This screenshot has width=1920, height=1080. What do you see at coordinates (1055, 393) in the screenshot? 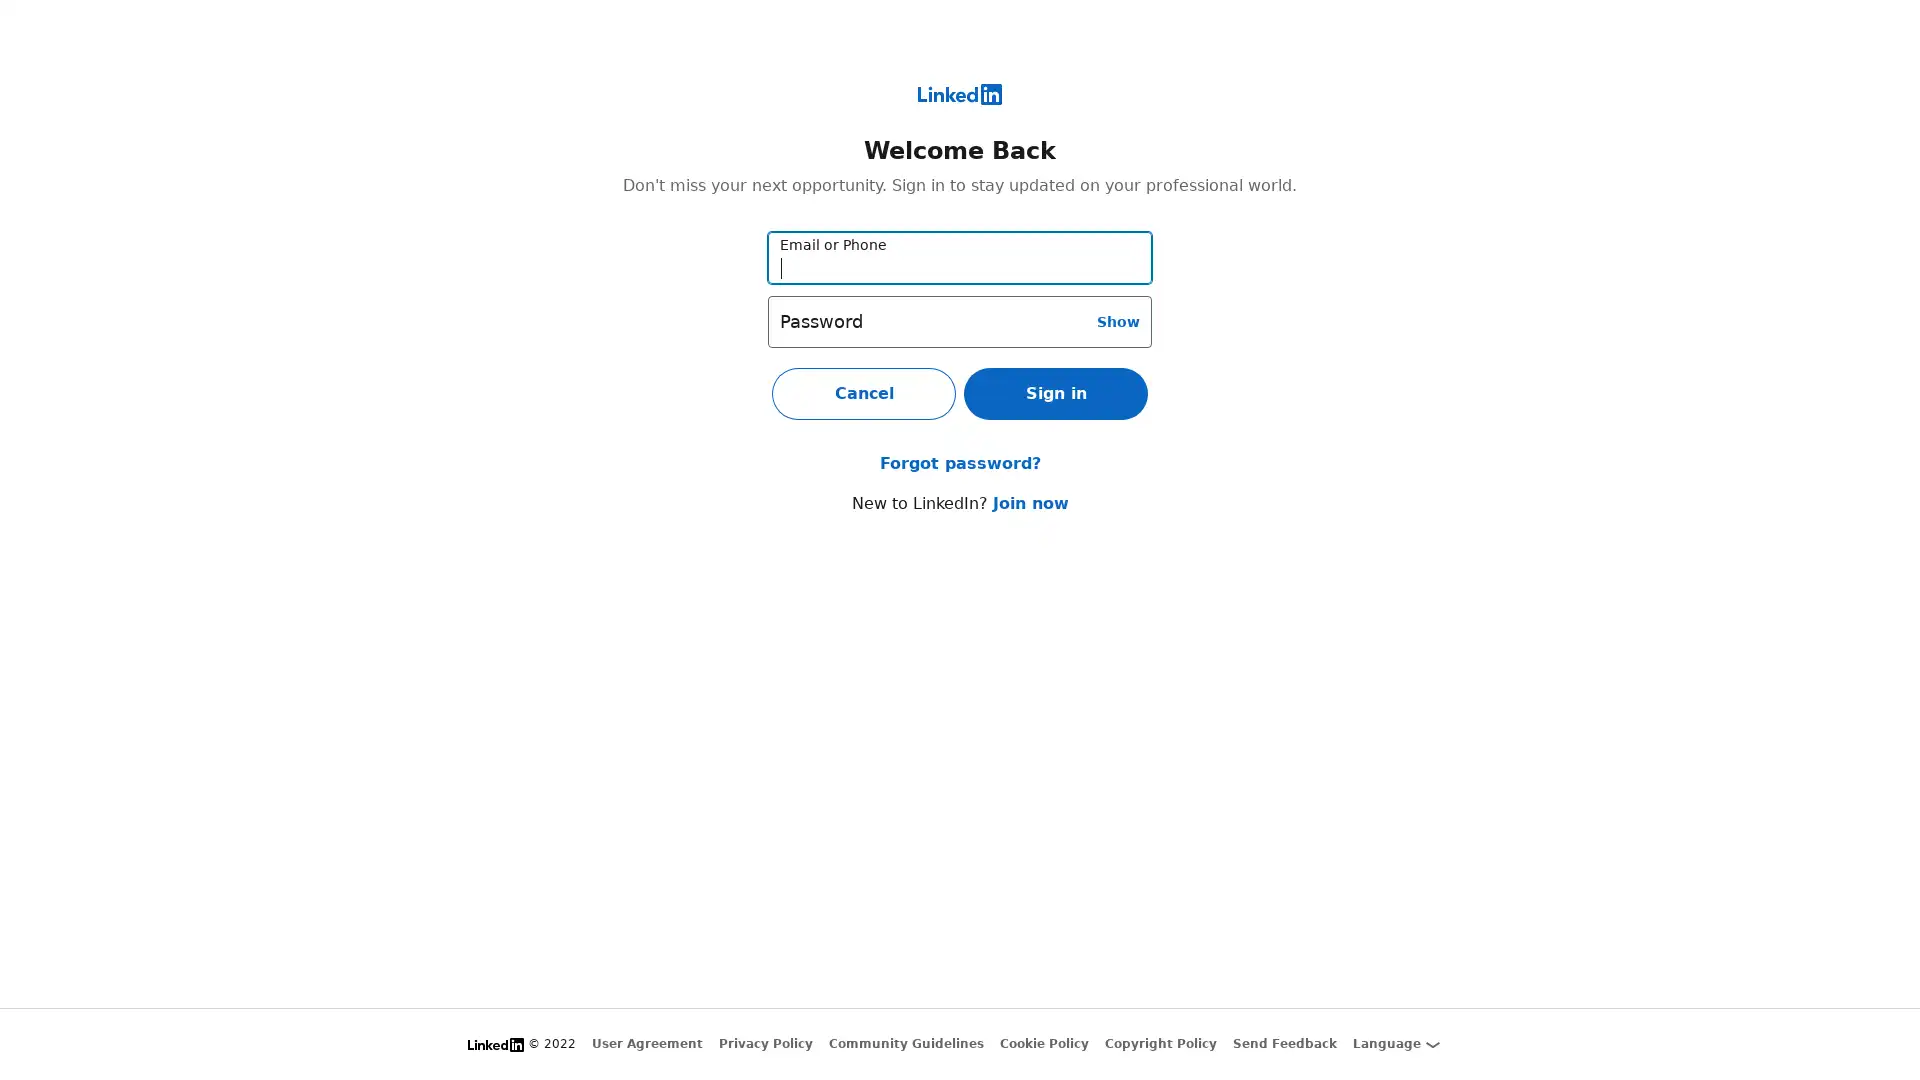
I see `Sign in` at bounding box center [1055, 393].